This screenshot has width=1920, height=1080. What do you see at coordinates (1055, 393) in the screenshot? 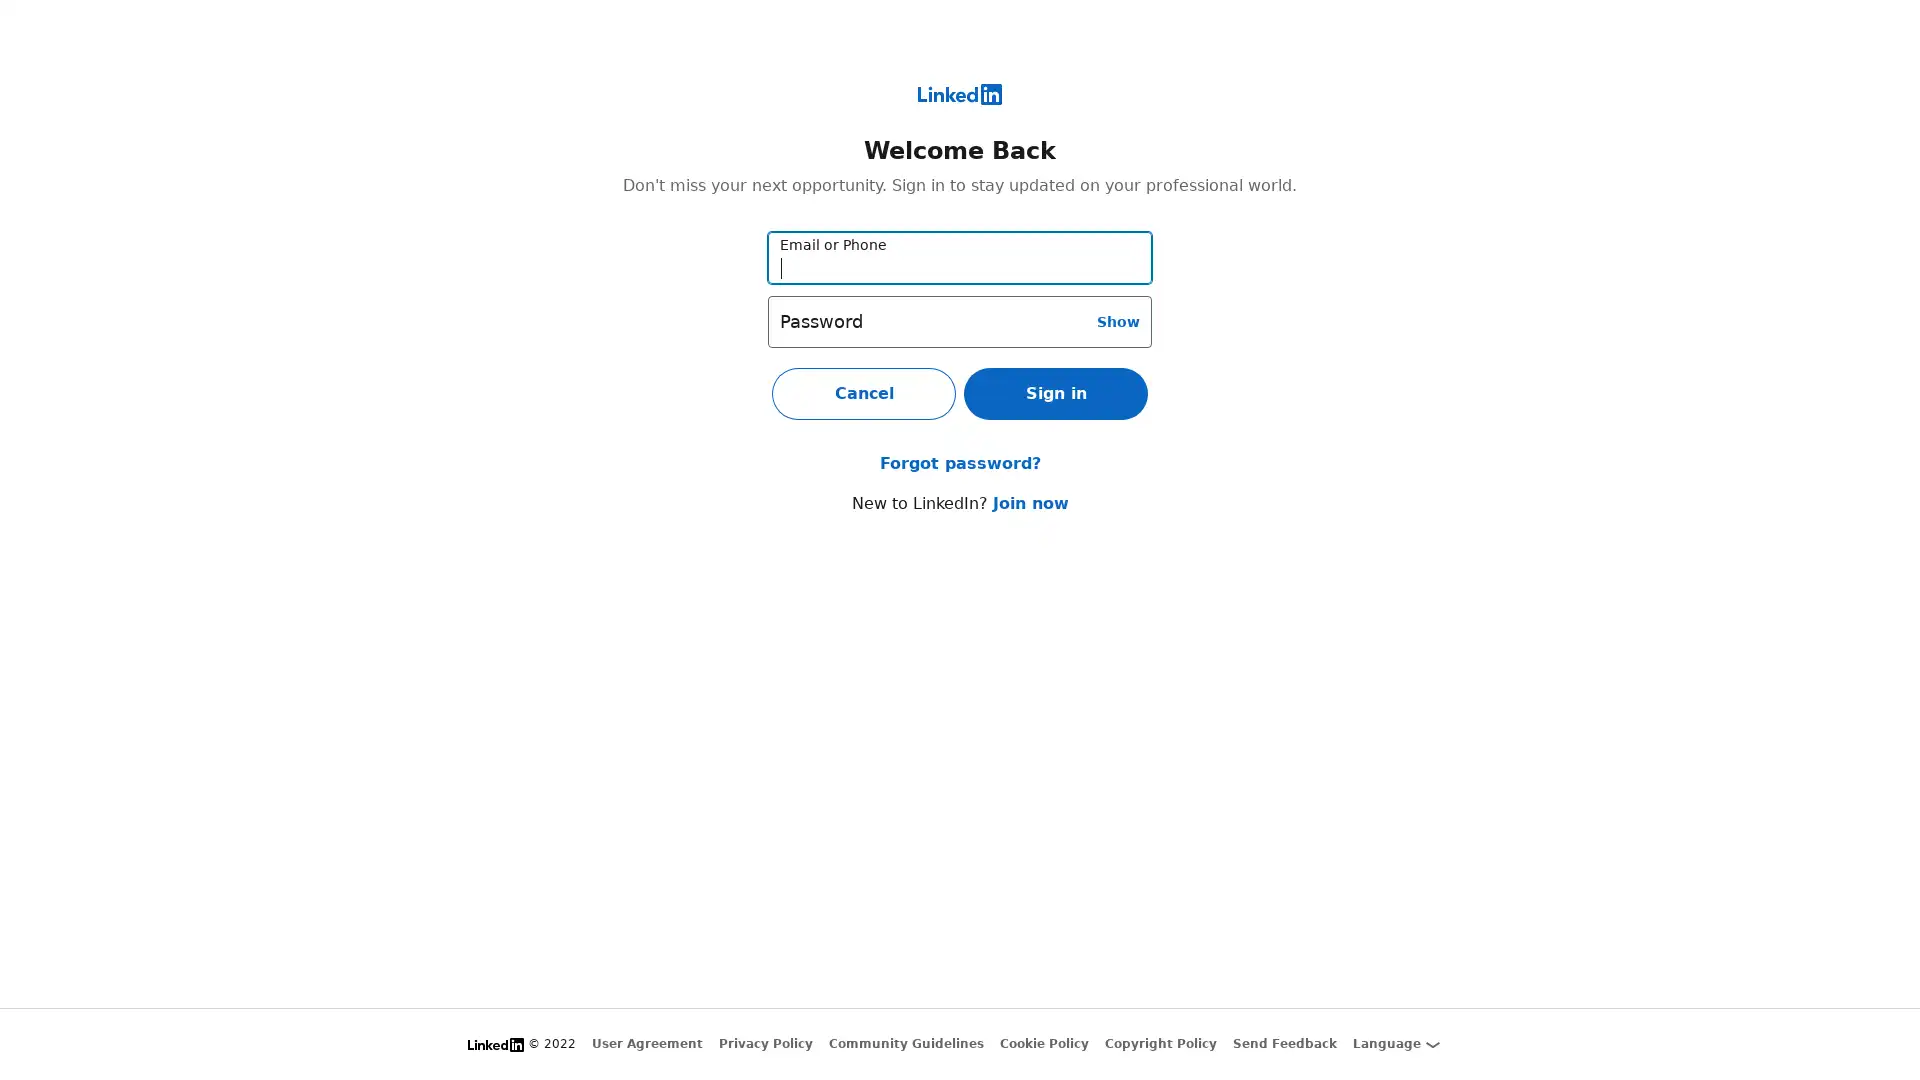
I see `Sign in` at bounding box center [1055, 393].